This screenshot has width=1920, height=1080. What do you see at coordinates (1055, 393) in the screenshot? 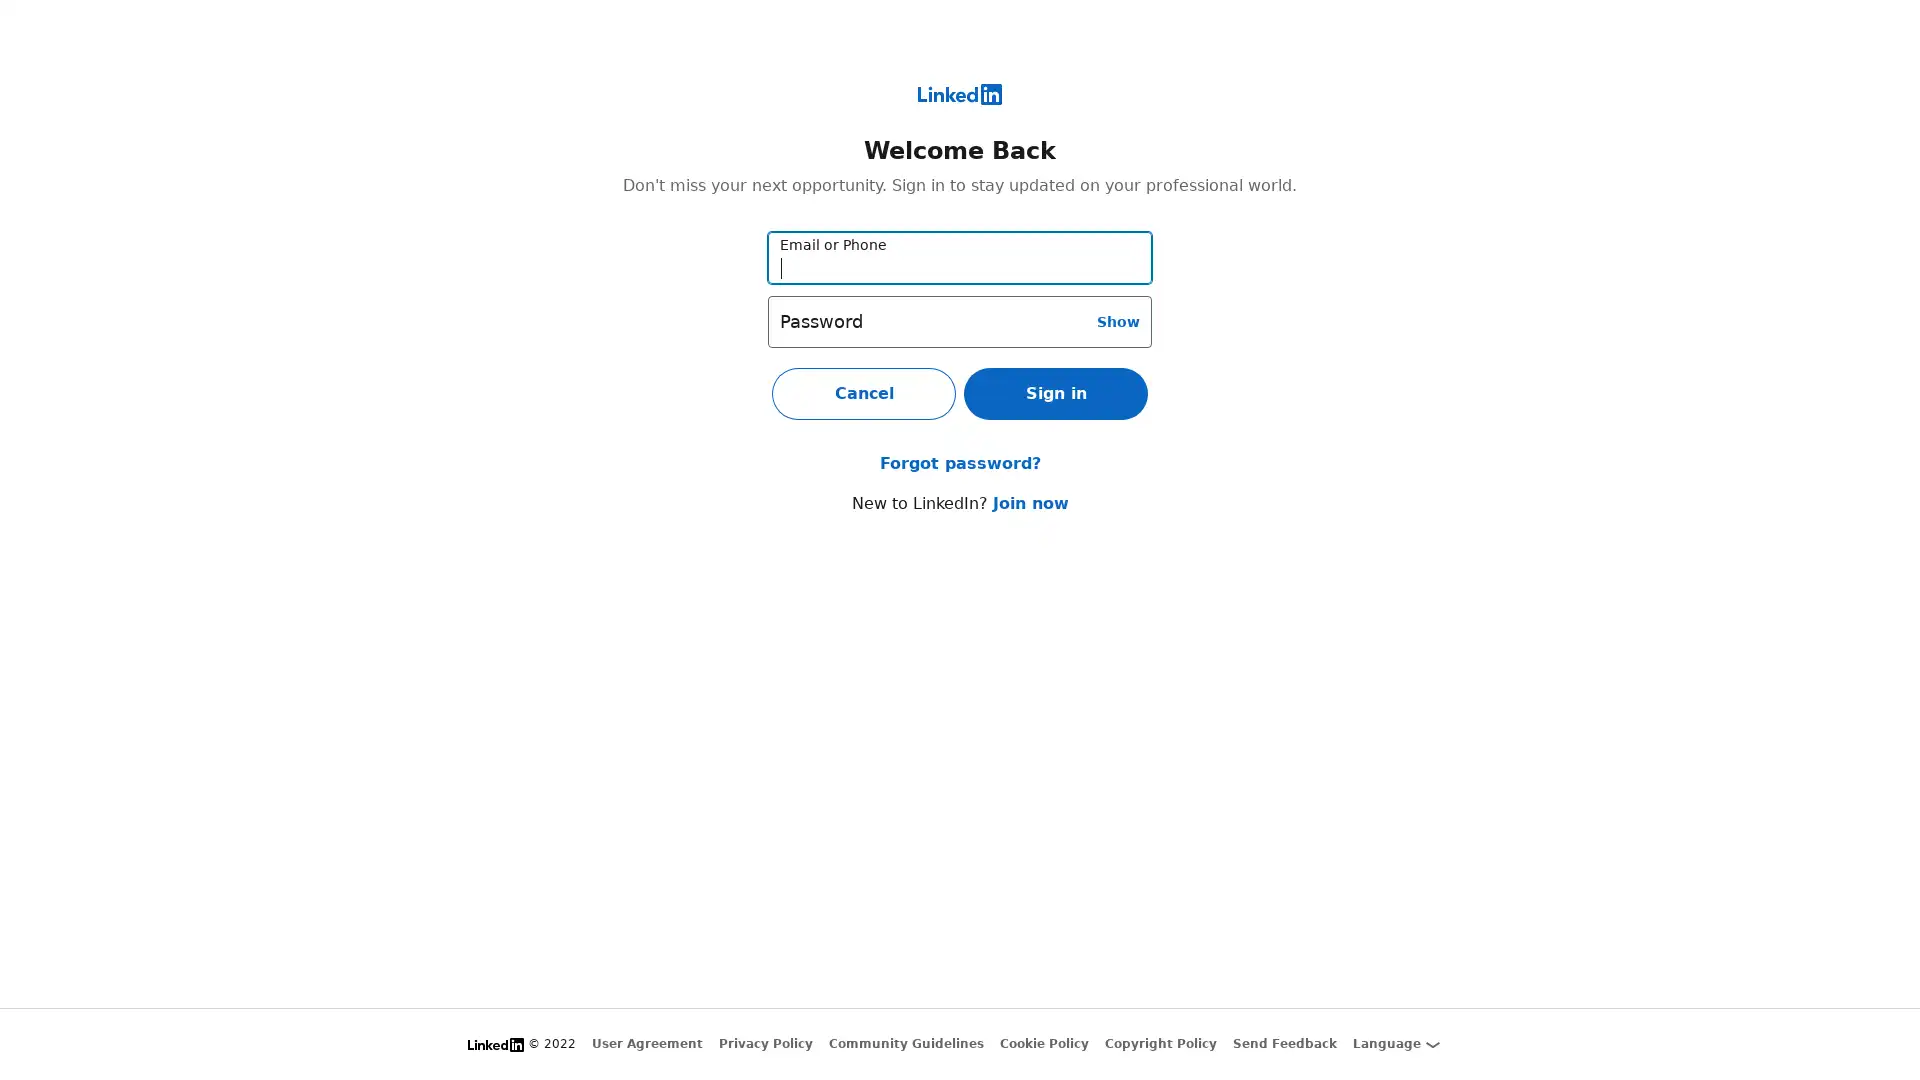
I see `Sign in` at bounding box center [1055, 393].